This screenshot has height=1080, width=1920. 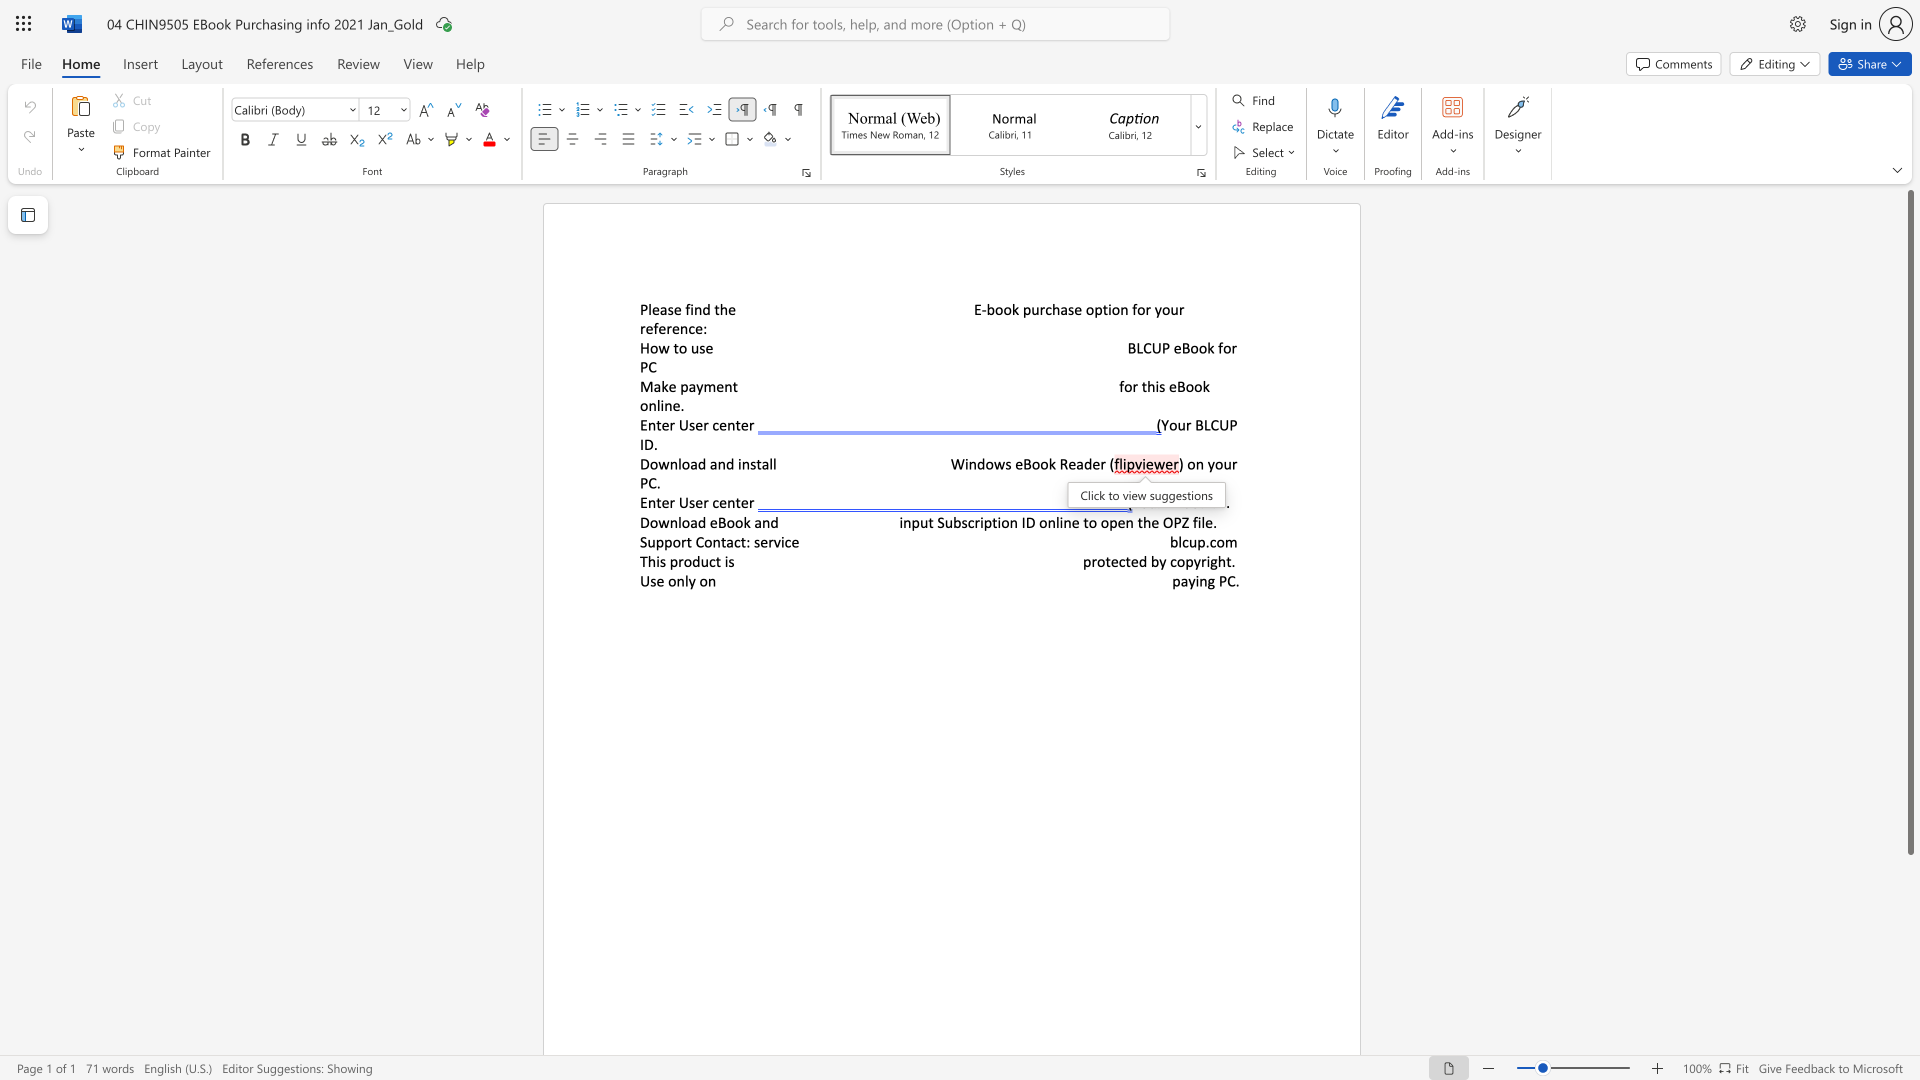 What do you see at coordinates (1185, 501) in the screenshot?
I see `the 1th character "C" in the text` at bounding box center [1185, 501].